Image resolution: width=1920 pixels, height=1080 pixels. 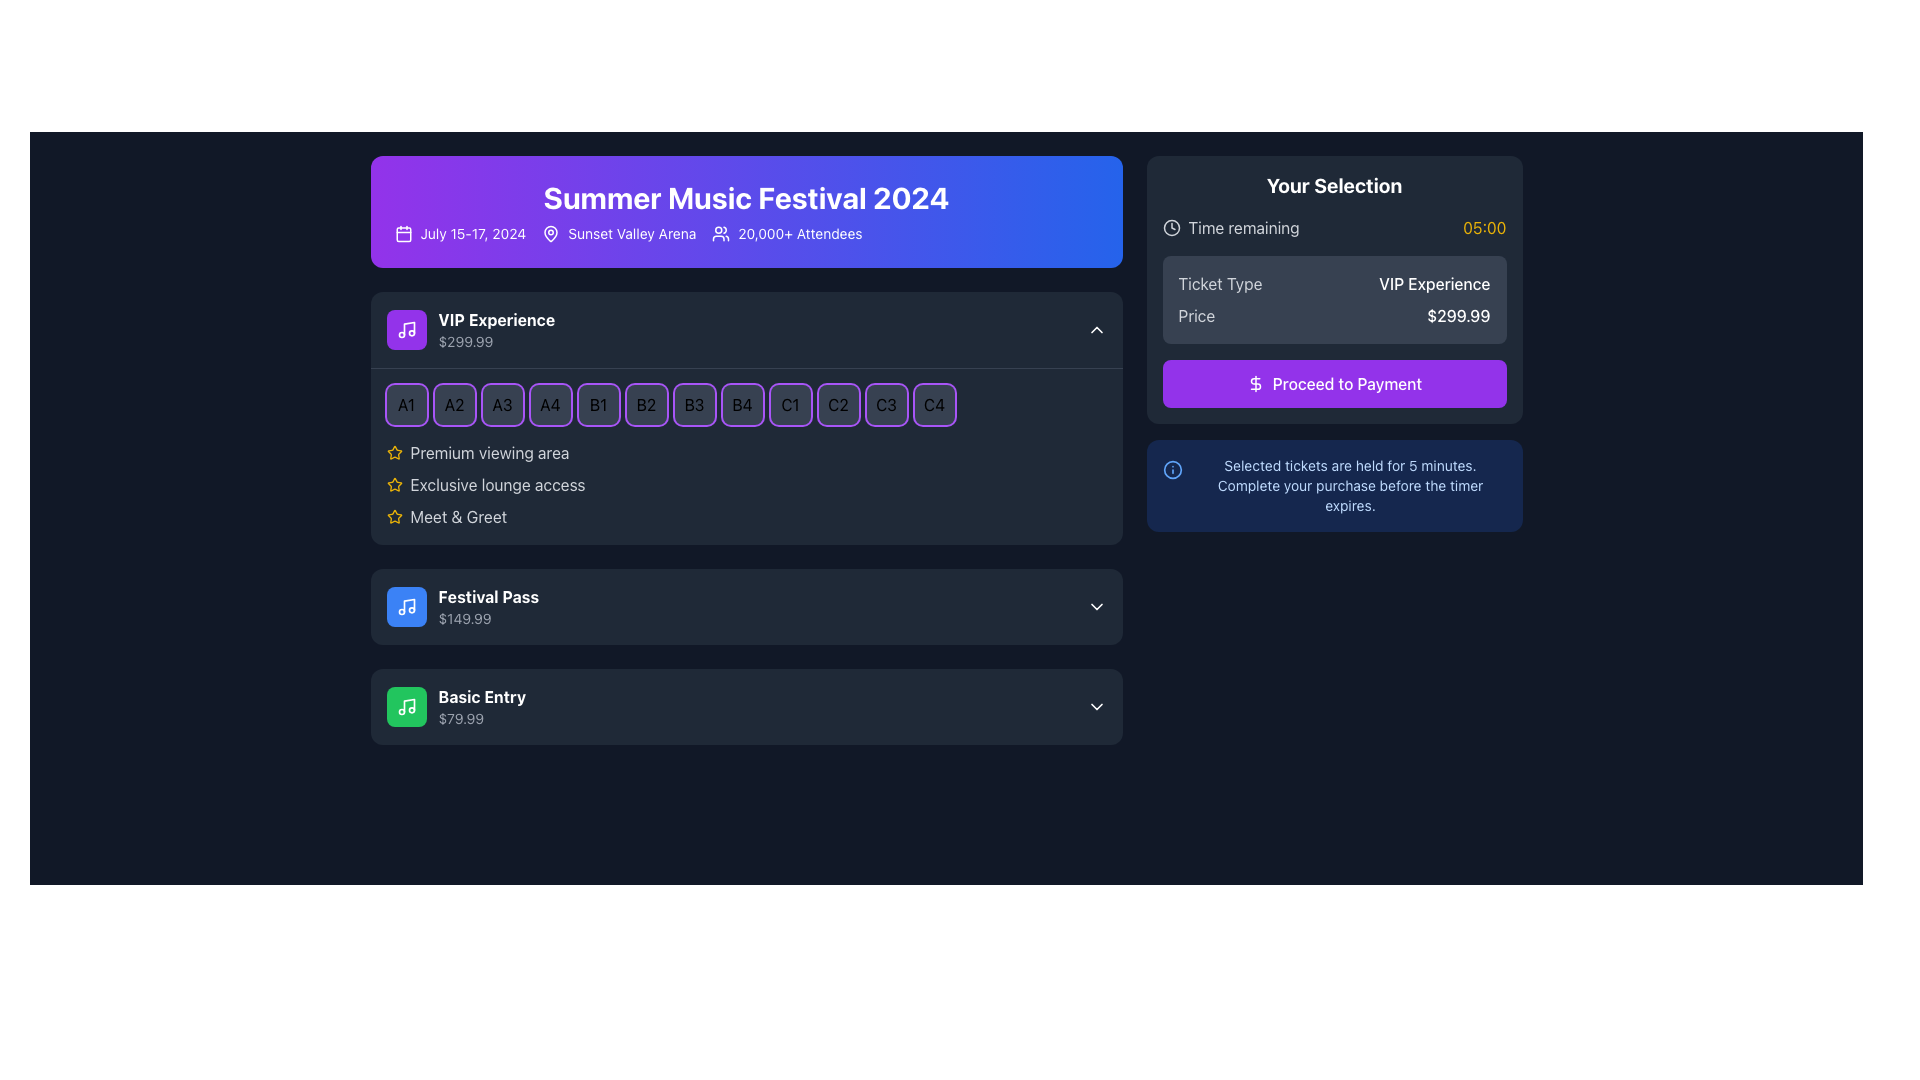 What do you see at coordinates (1196, 315) in the screenshot?
I see `the static text label displaying 'Price' in gray font, located in the 'Your Selection' section on the right side of the layout, preceding the '$299.99' text` at bounding box center [1196, 315].